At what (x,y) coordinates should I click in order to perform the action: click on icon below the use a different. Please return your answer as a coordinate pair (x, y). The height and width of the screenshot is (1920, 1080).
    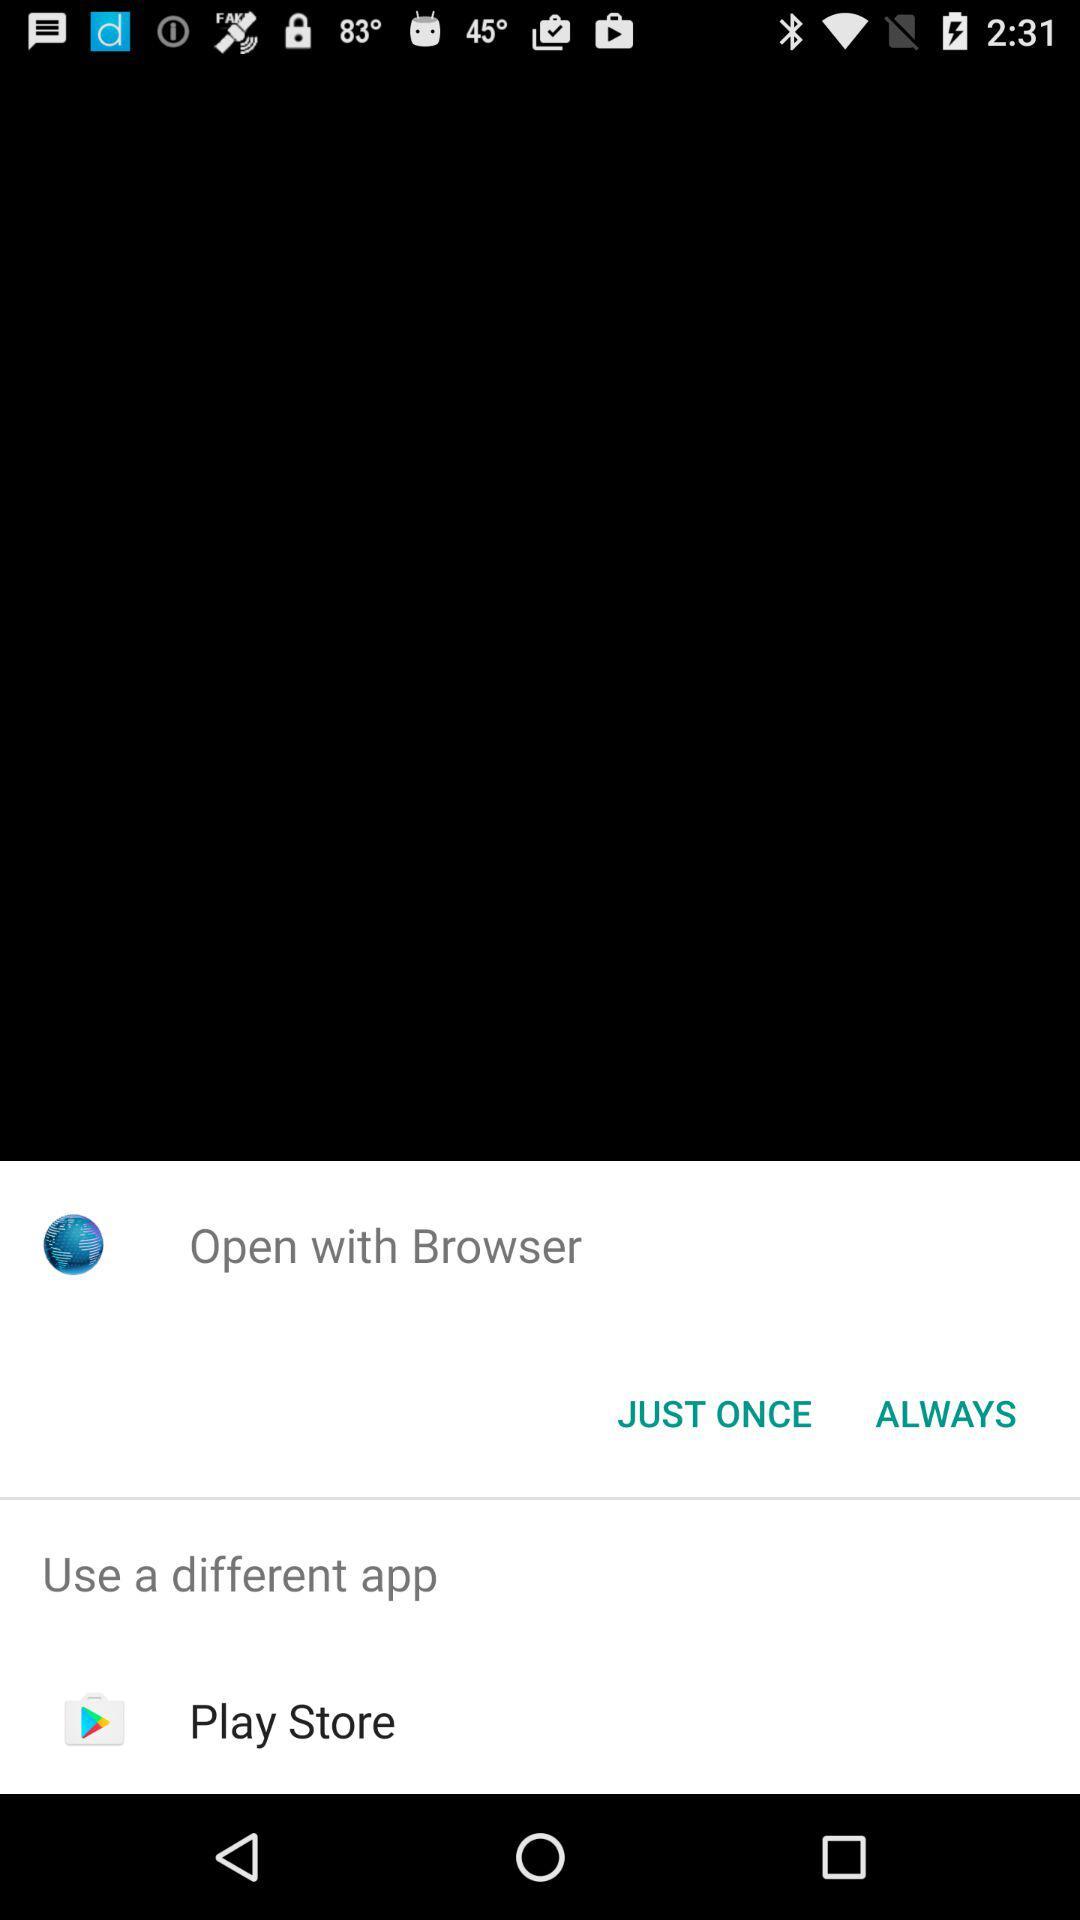
    Looking at the image, I should click on (292, 1719).